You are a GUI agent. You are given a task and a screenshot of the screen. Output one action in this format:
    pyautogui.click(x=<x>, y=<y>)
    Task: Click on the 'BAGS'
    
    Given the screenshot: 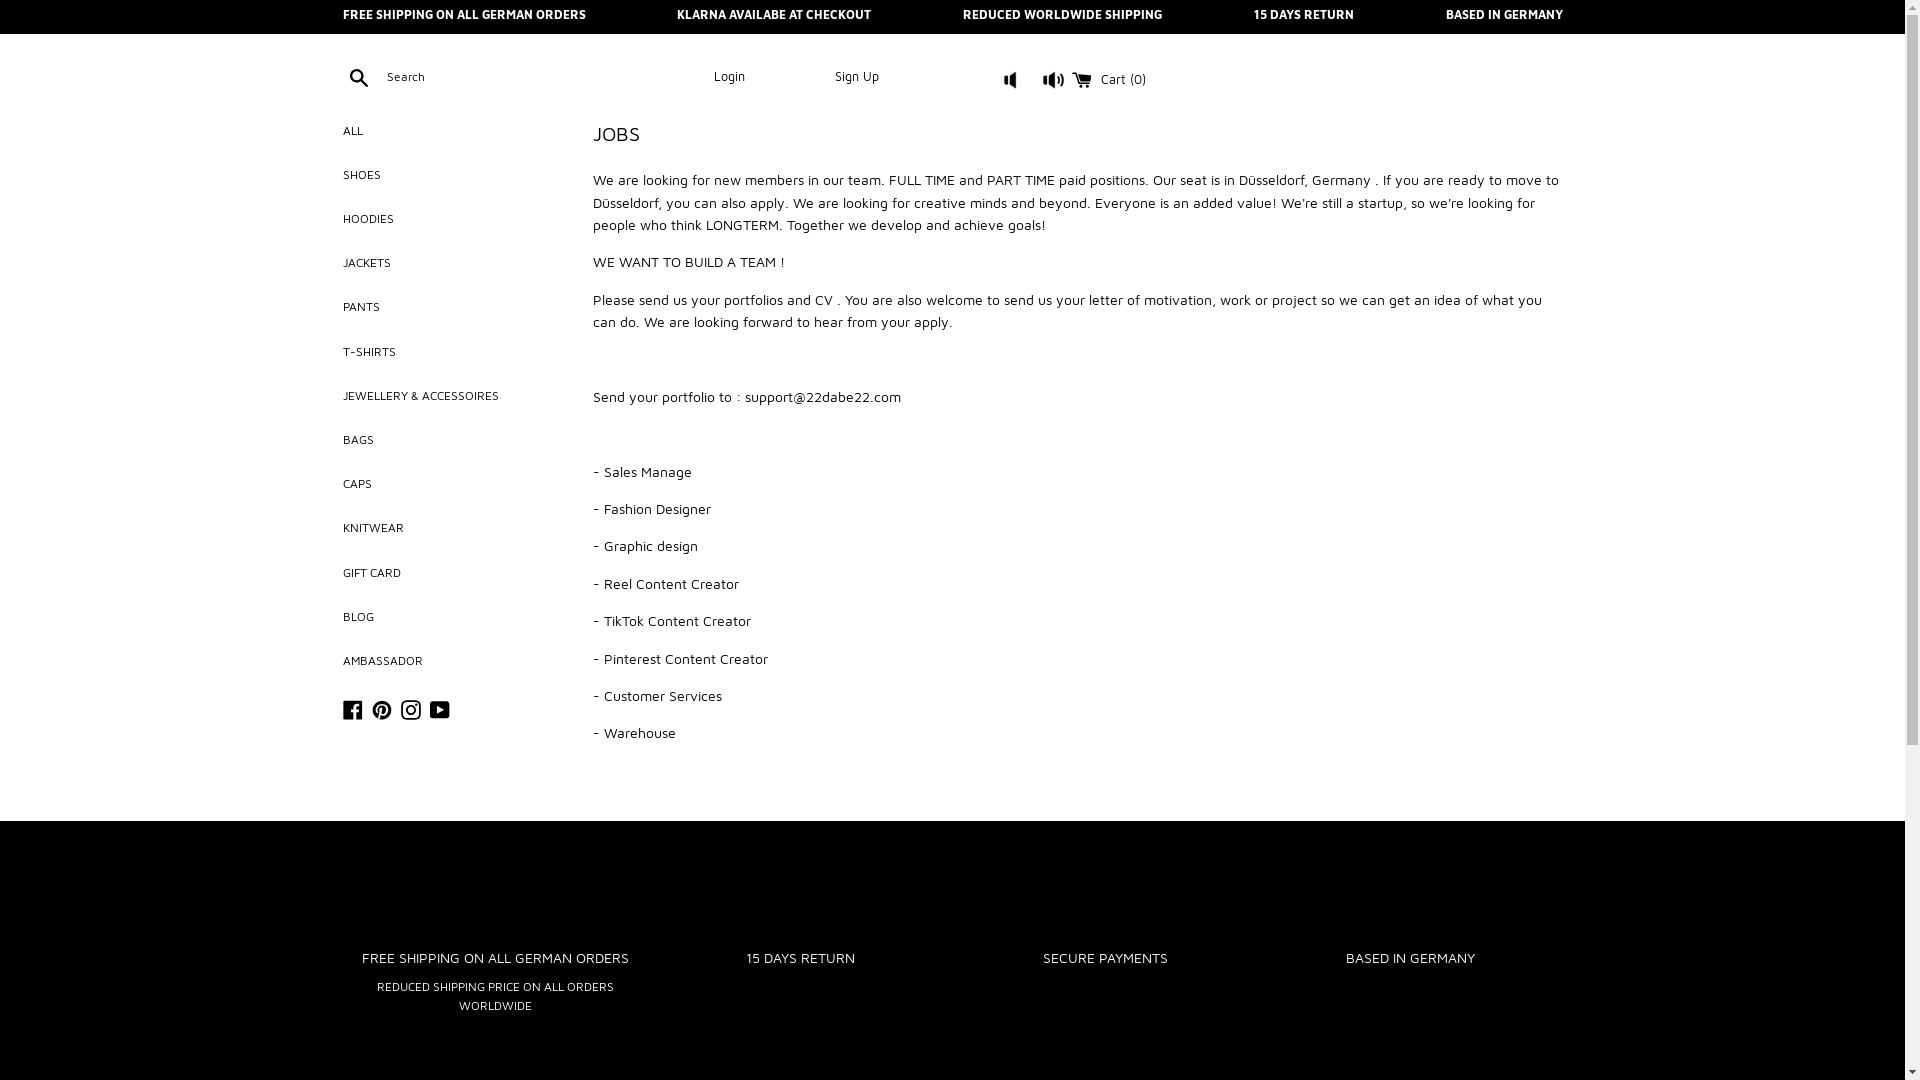 What is the action you would take?
    pyautogui.click(x=450, y=438)
    